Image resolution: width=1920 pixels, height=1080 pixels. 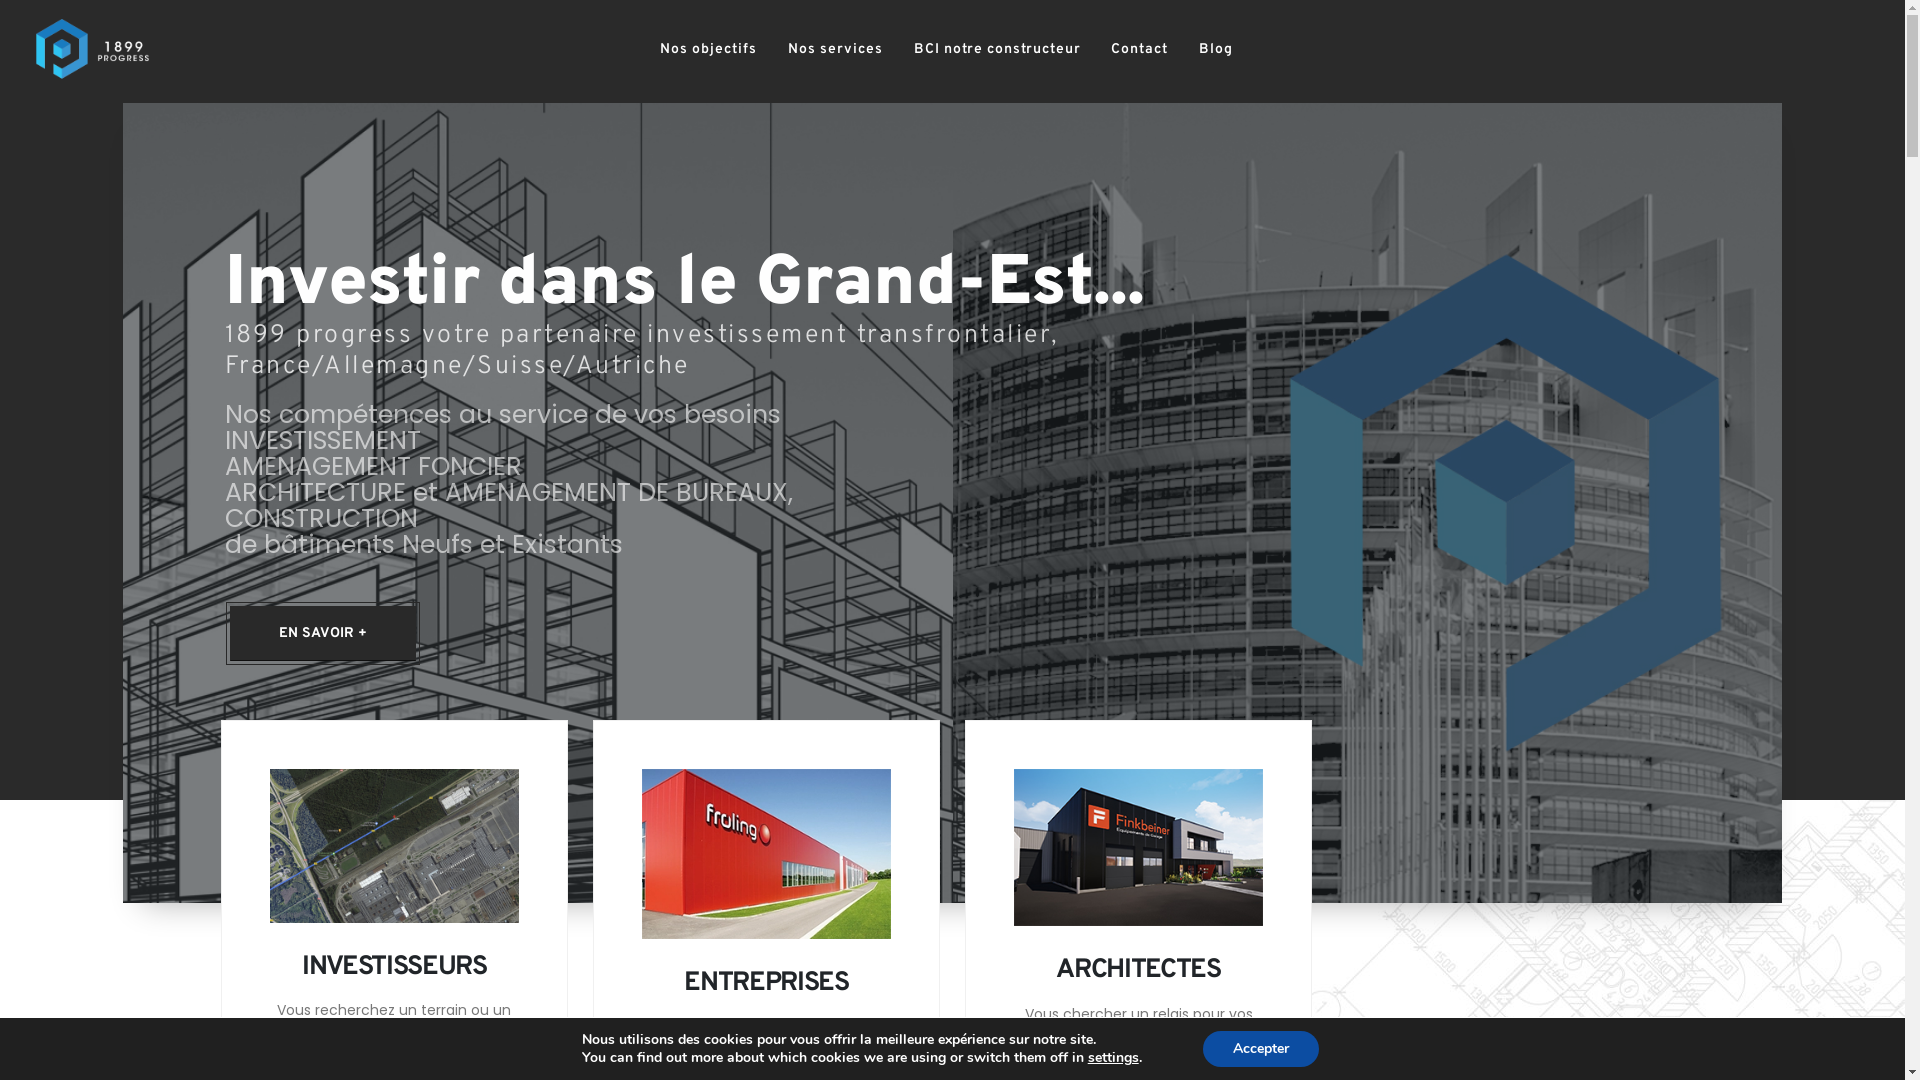 I want to click on 'Nos services', so click(x=835, y=49).